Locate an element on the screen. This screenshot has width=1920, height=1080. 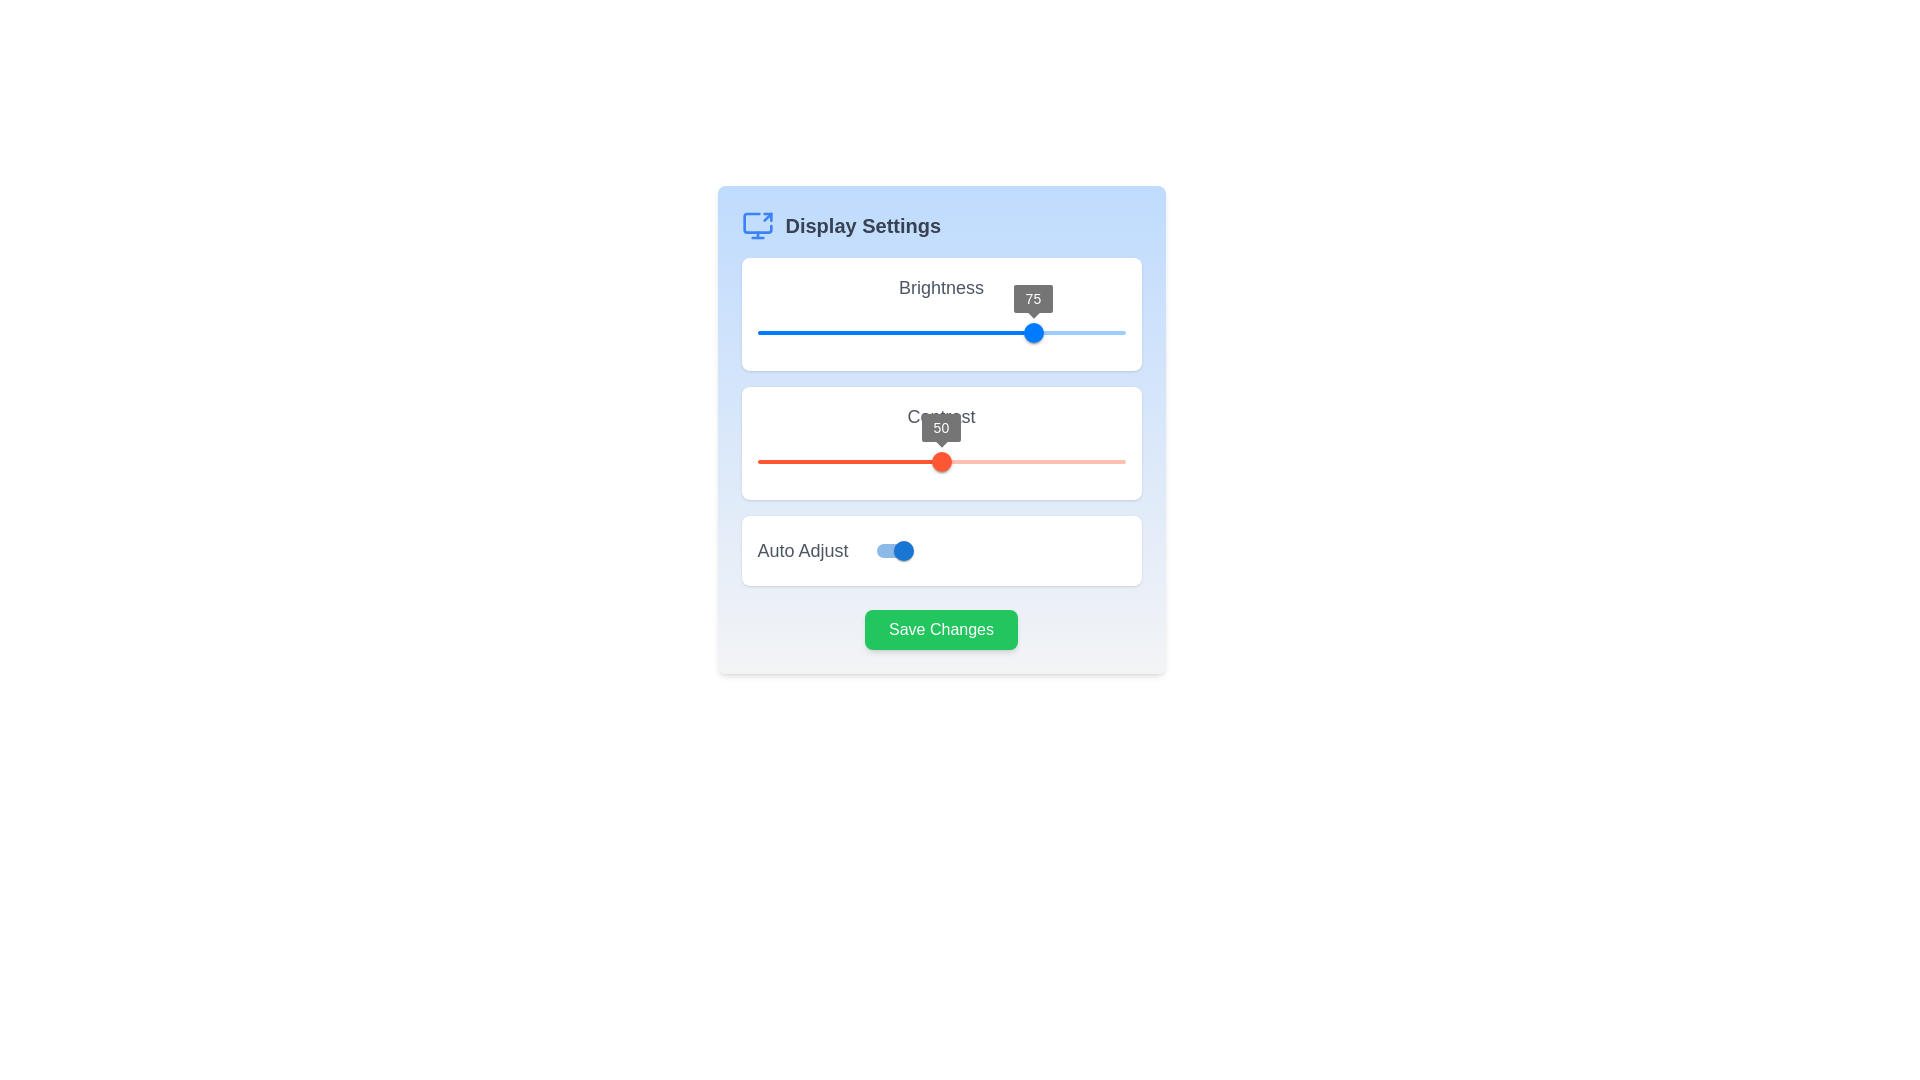
the brightness is located at coordinates (1142, 331).